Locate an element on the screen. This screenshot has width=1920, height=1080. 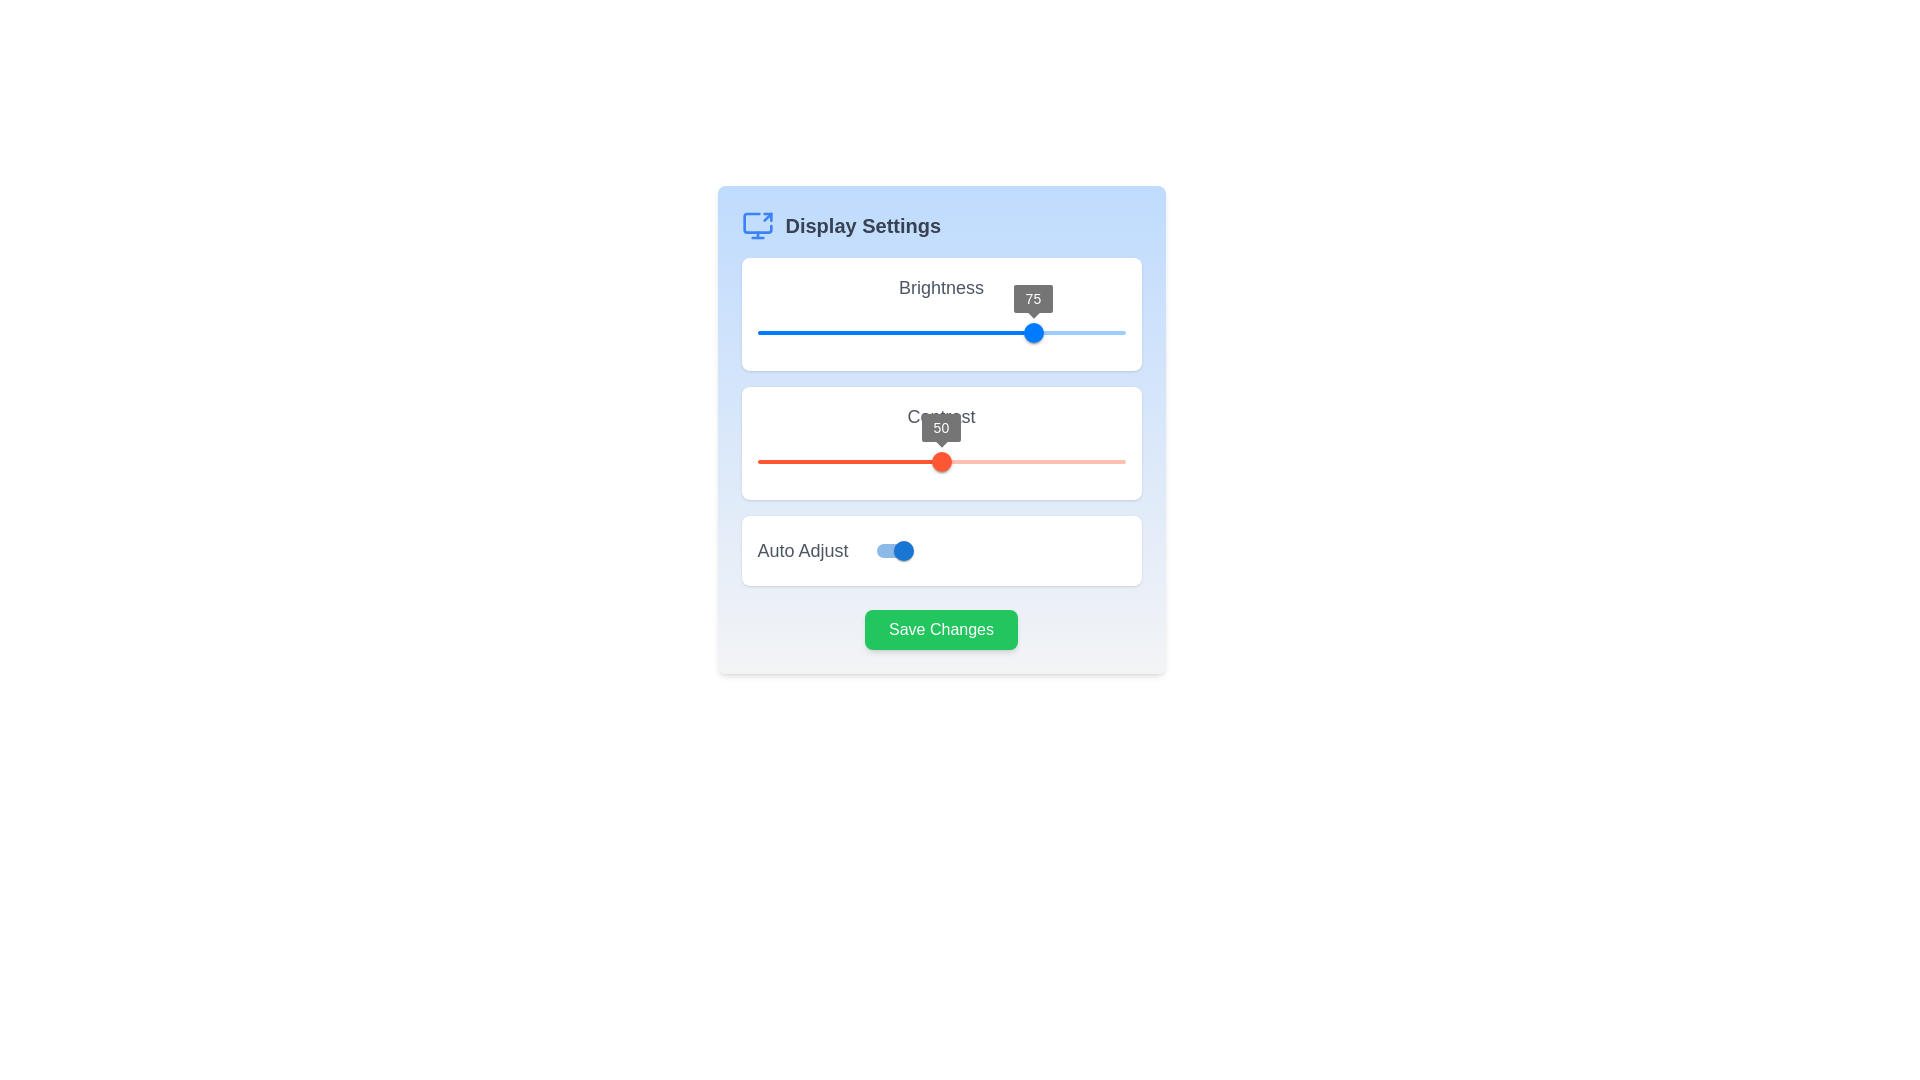
the brightness is located at coordinates (1142, 331).